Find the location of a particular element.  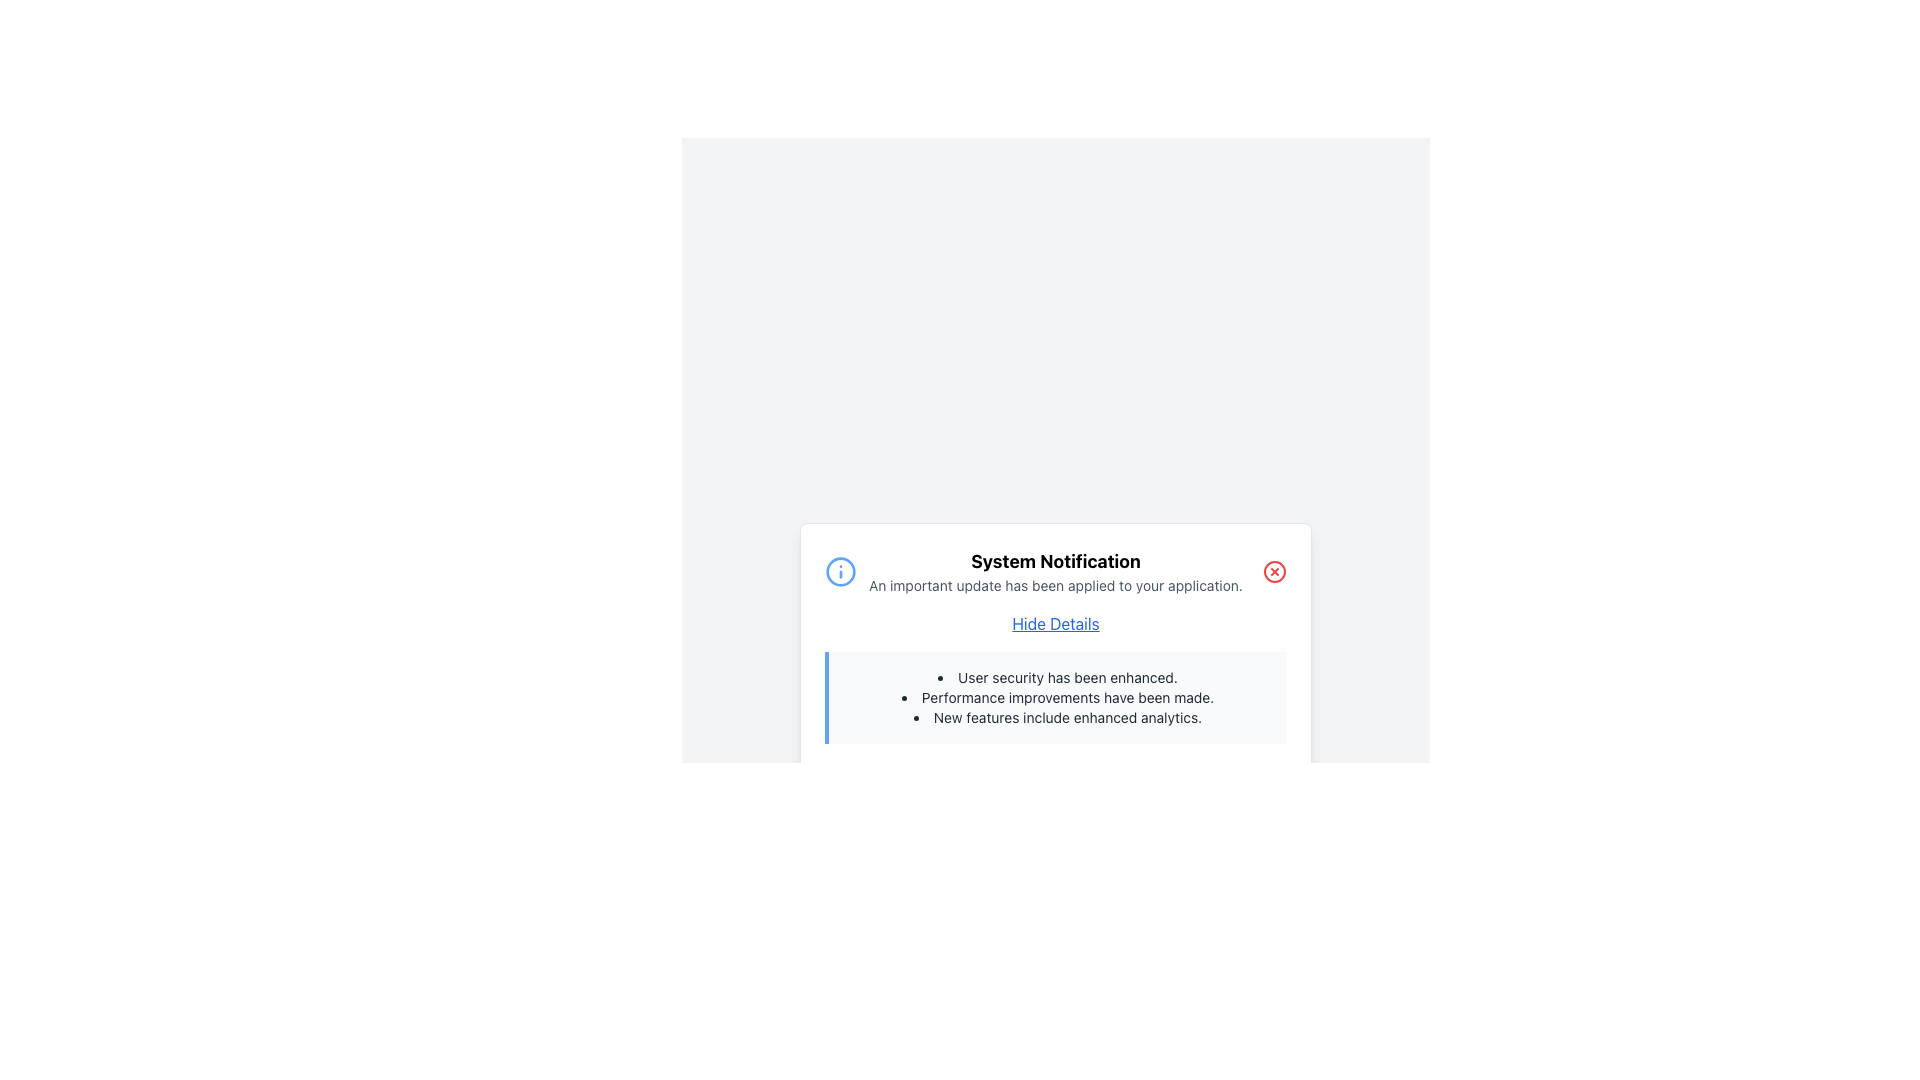

the text element that reads 'Performance improvements have been made.' which is the second item in a bulleted list within the 'System Notification' dialog is located at coordinates (1056, 697).